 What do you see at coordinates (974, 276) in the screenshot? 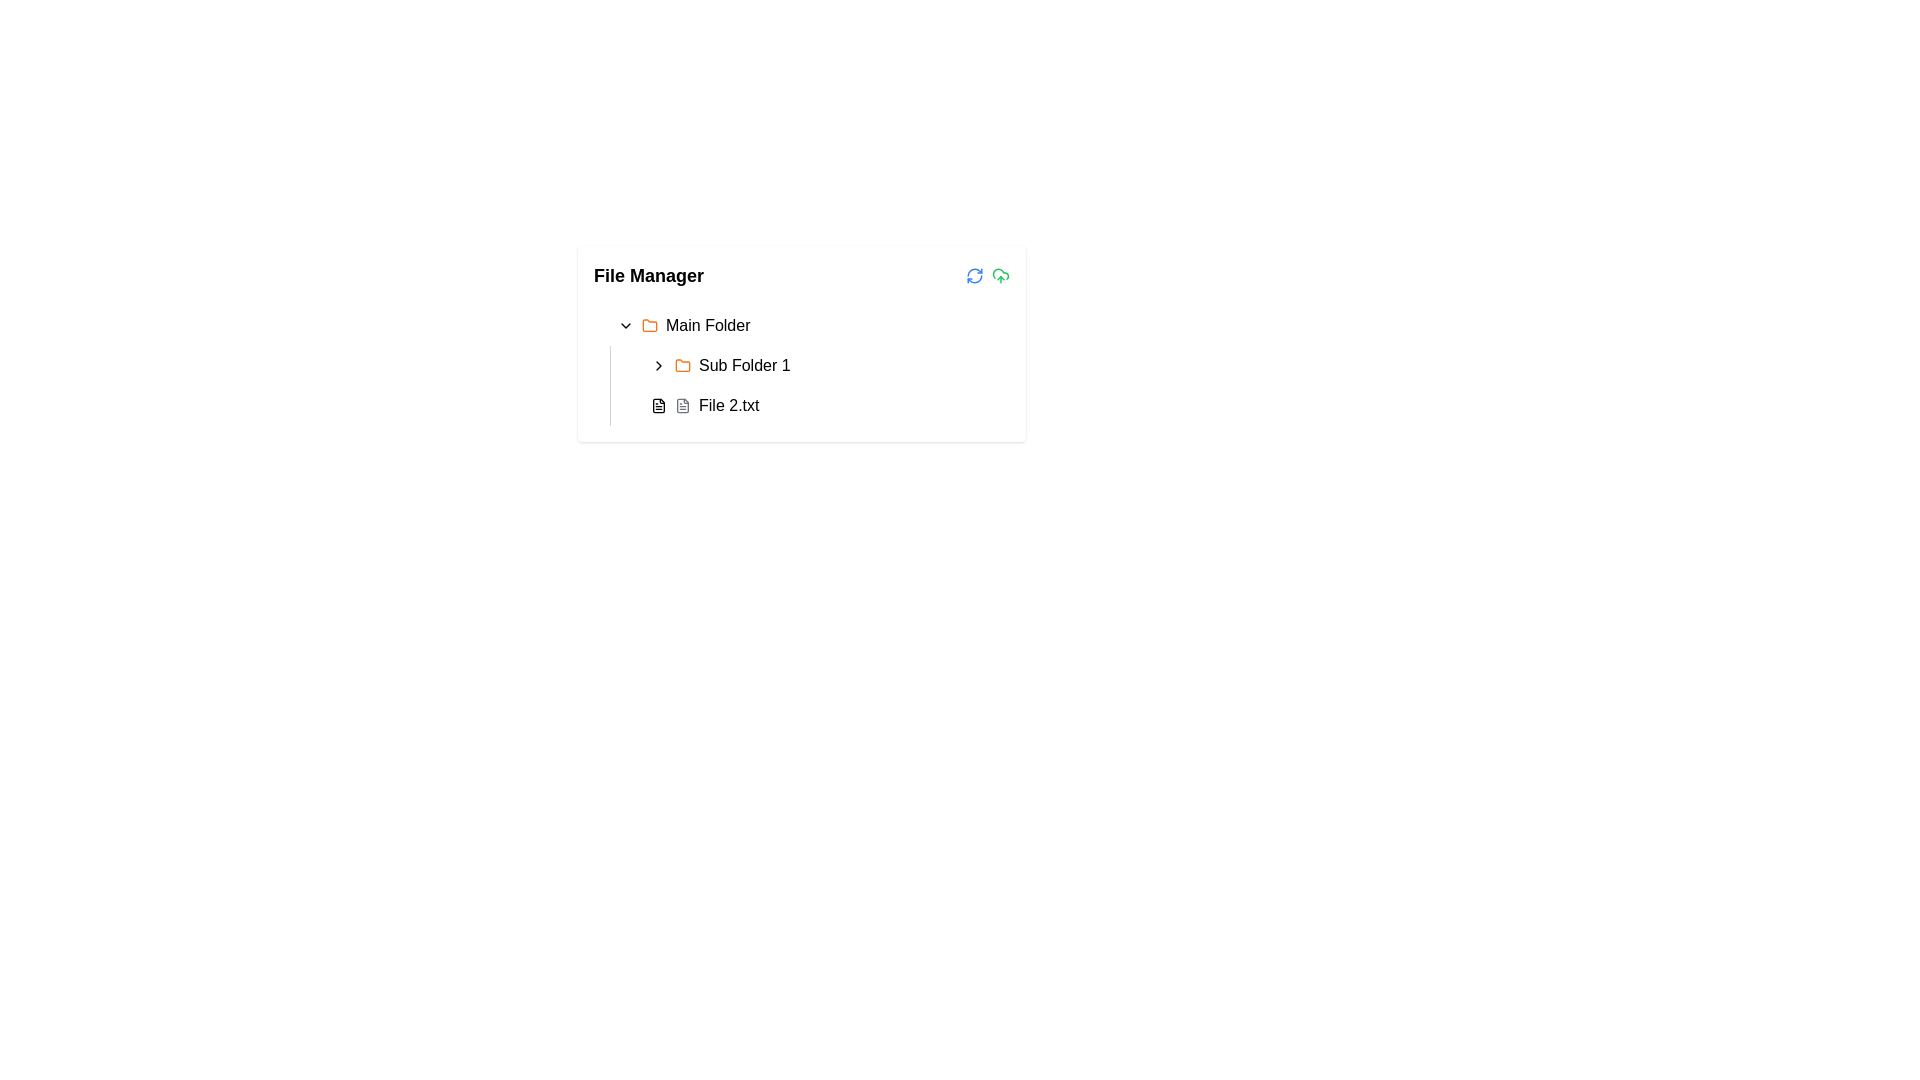
I see `the circular blue arrow icon button, which is the leftmost icon in a horizontal group above a file management panel` at bounding box center [974, 276].